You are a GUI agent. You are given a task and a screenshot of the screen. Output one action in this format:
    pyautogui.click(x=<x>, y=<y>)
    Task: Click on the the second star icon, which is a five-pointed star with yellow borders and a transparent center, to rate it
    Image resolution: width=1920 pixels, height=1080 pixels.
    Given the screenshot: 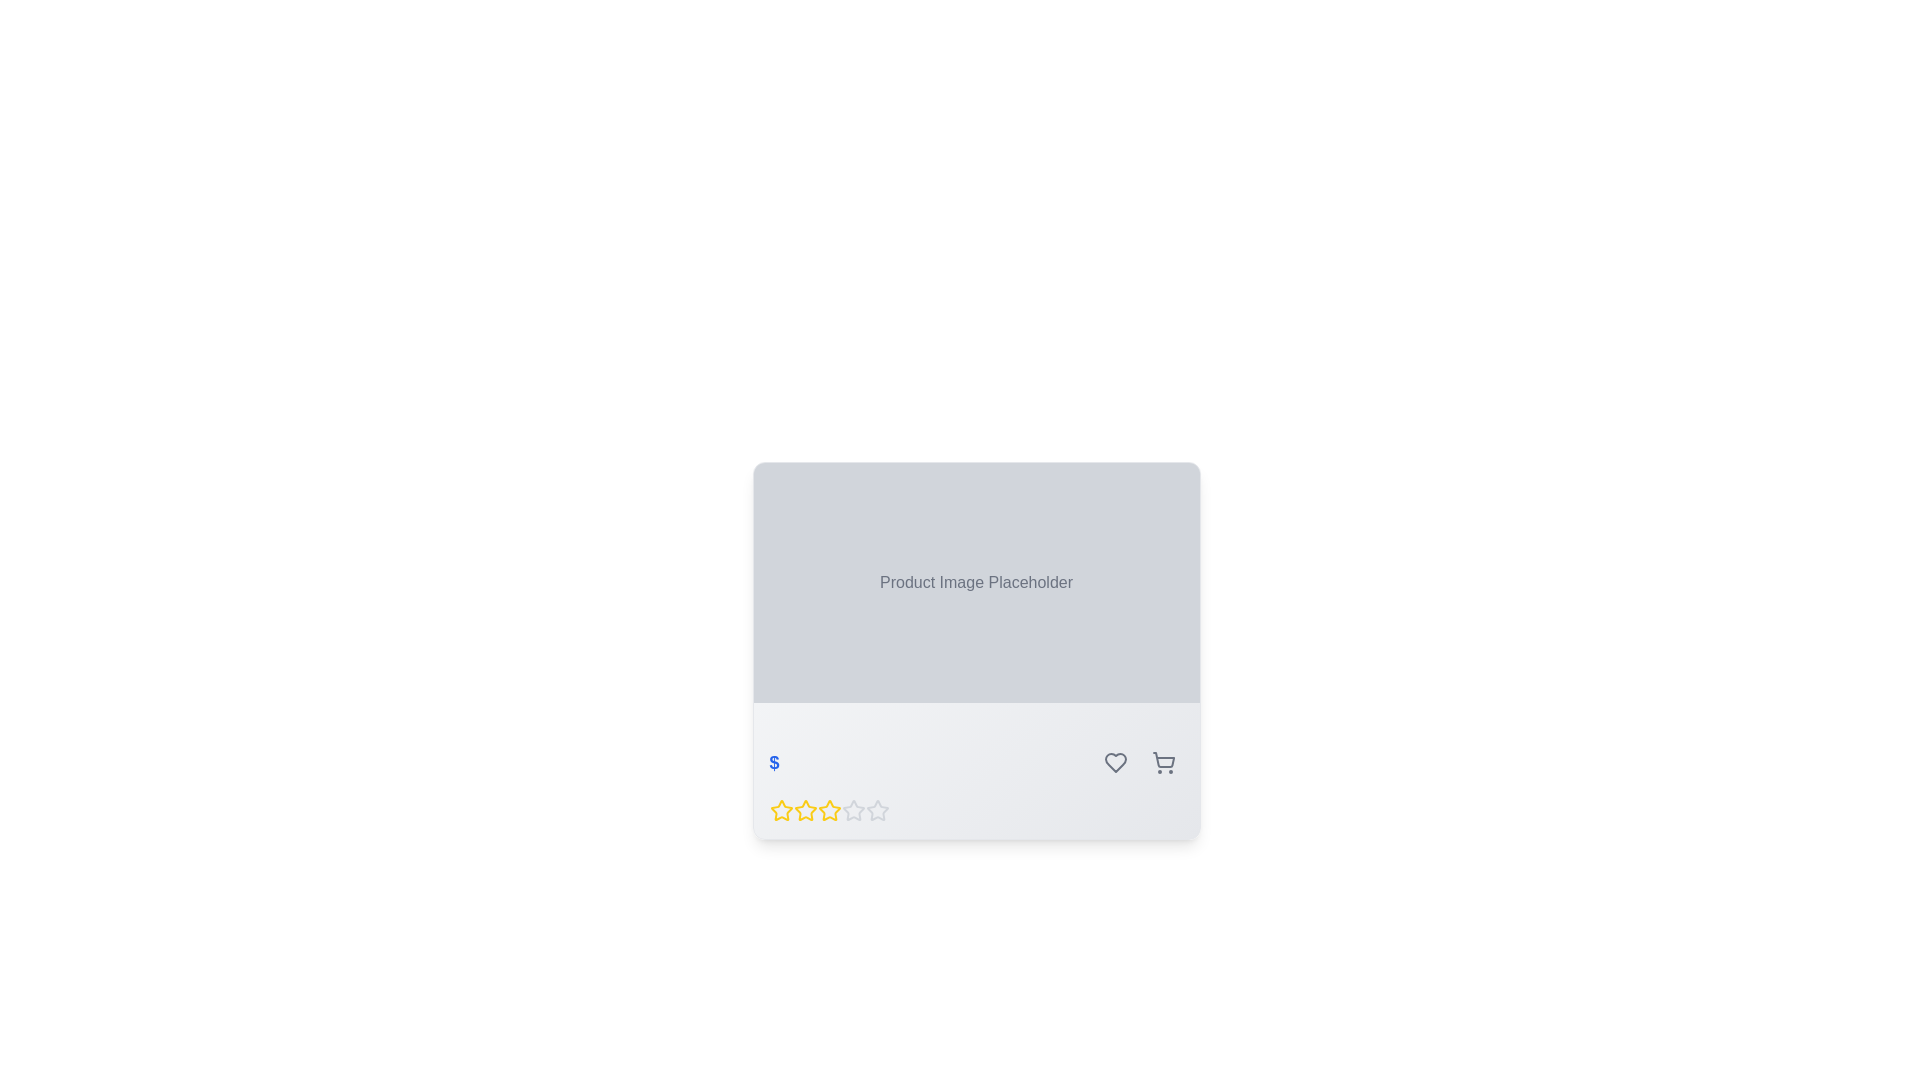 What is the action you would take?
    pyautogui.click(x=805, y=810)
    